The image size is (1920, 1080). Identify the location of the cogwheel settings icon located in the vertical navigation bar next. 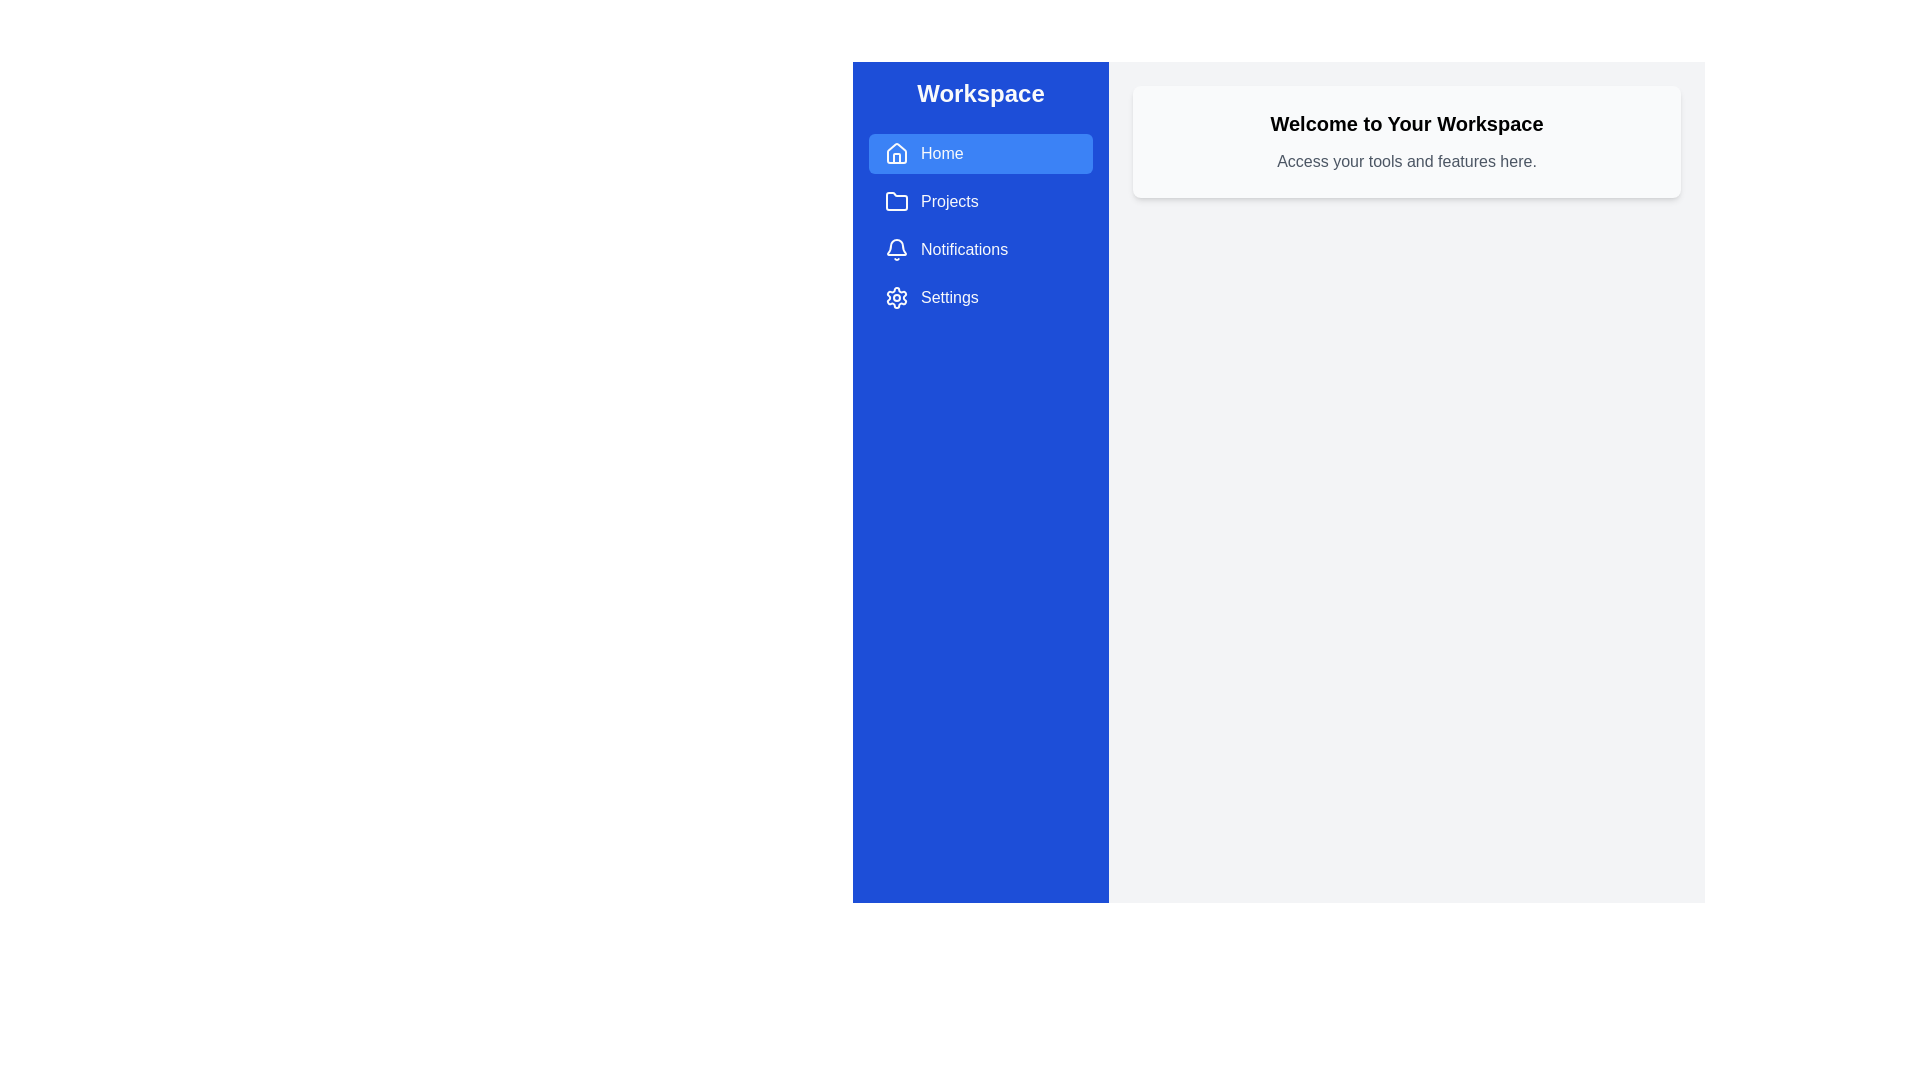
(896, 297).